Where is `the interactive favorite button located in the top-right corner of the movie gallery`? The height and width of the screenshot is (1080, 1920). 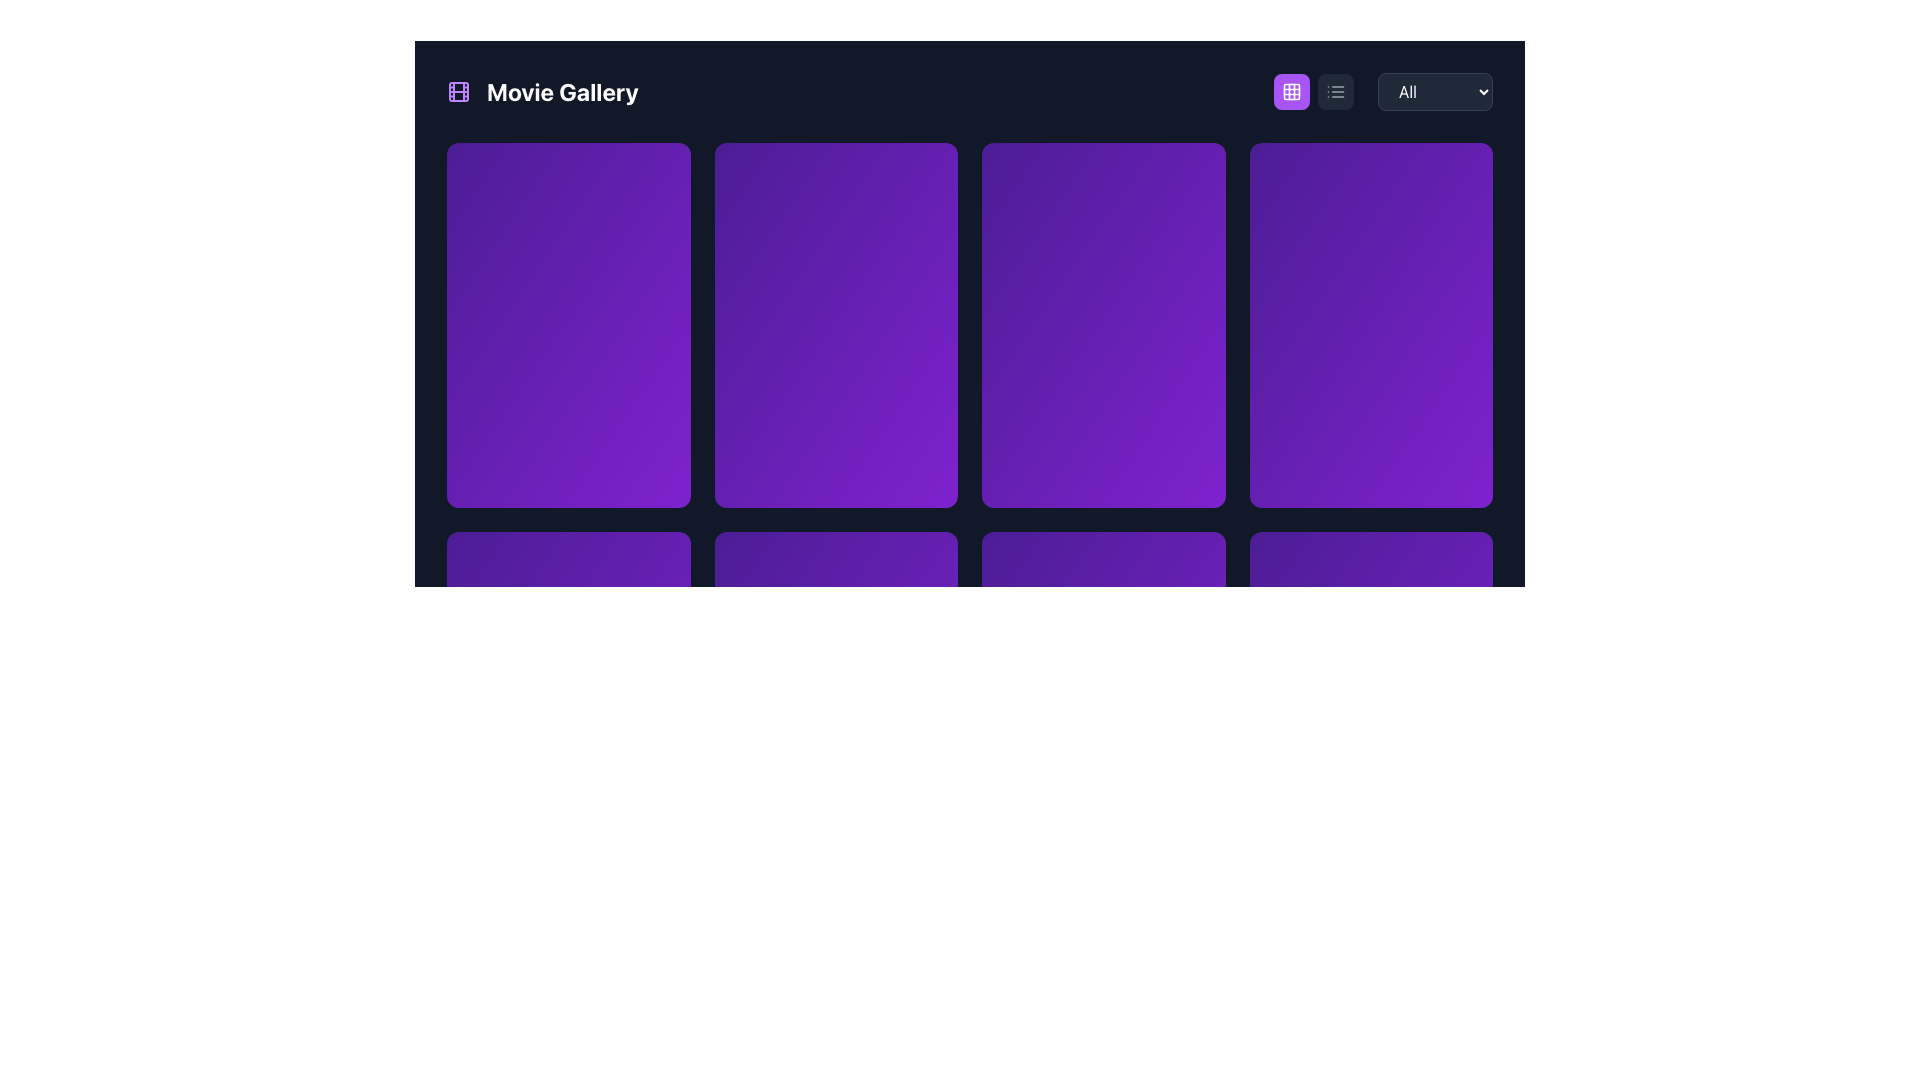 the interactive favorite button located in the top-right corner of the movie gallery is located at coordinates (1460, 173).